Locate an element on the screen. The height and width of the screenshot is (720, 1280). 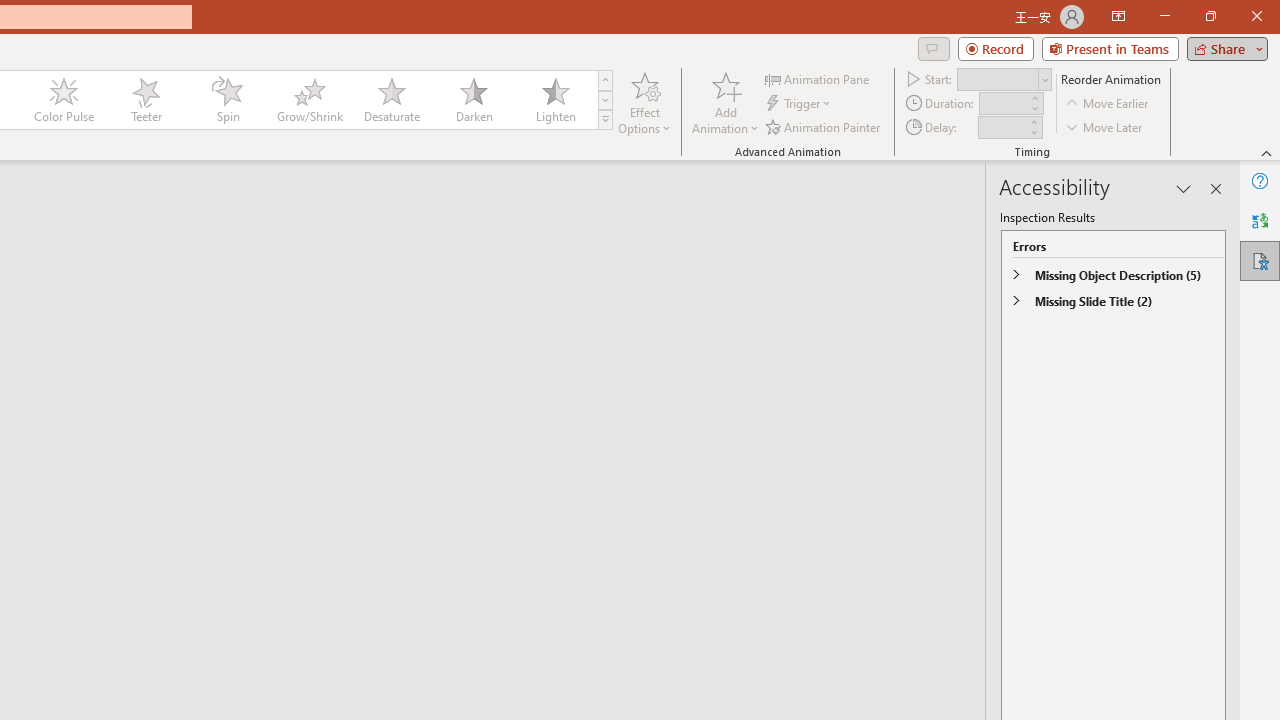
'Move Later' is located at coordinates (1104, 127).